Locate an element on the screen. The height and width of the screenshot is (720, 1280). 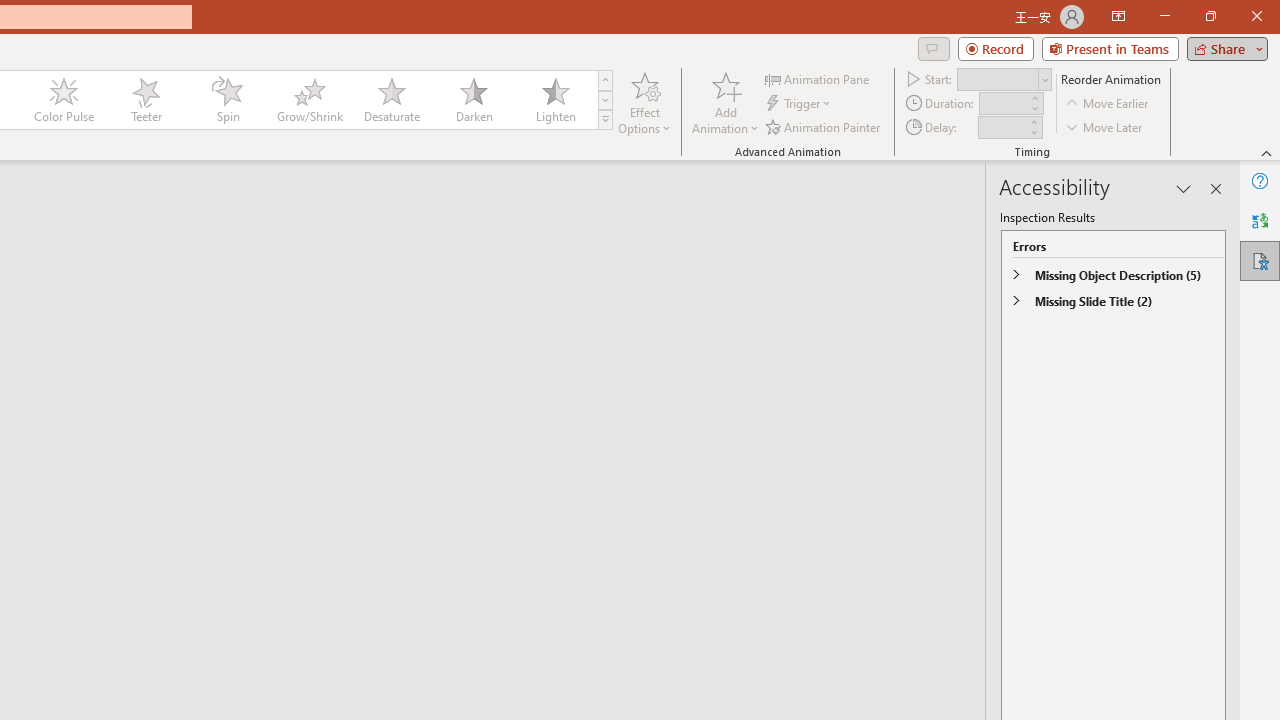
'Move Later' is located at coordinates (1104, 127).